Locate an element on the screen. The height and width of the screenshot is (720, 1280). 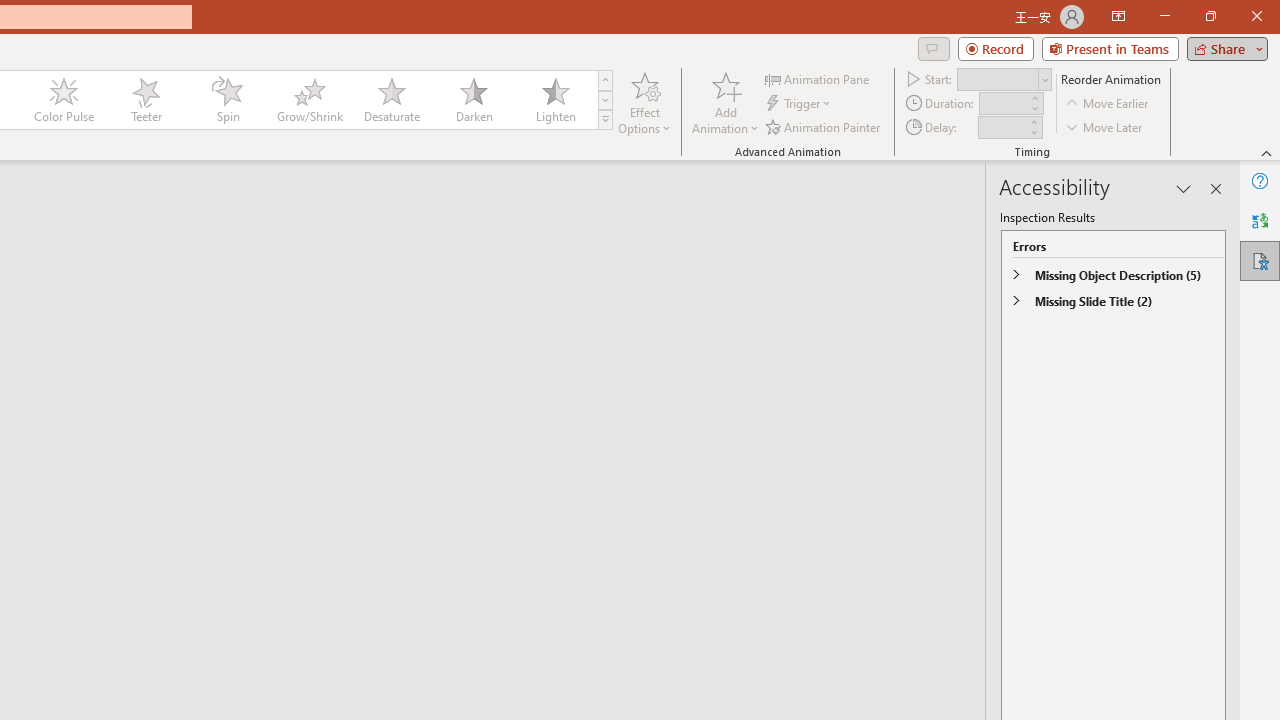
'Move Later' is located at coordinates (1104, 127).